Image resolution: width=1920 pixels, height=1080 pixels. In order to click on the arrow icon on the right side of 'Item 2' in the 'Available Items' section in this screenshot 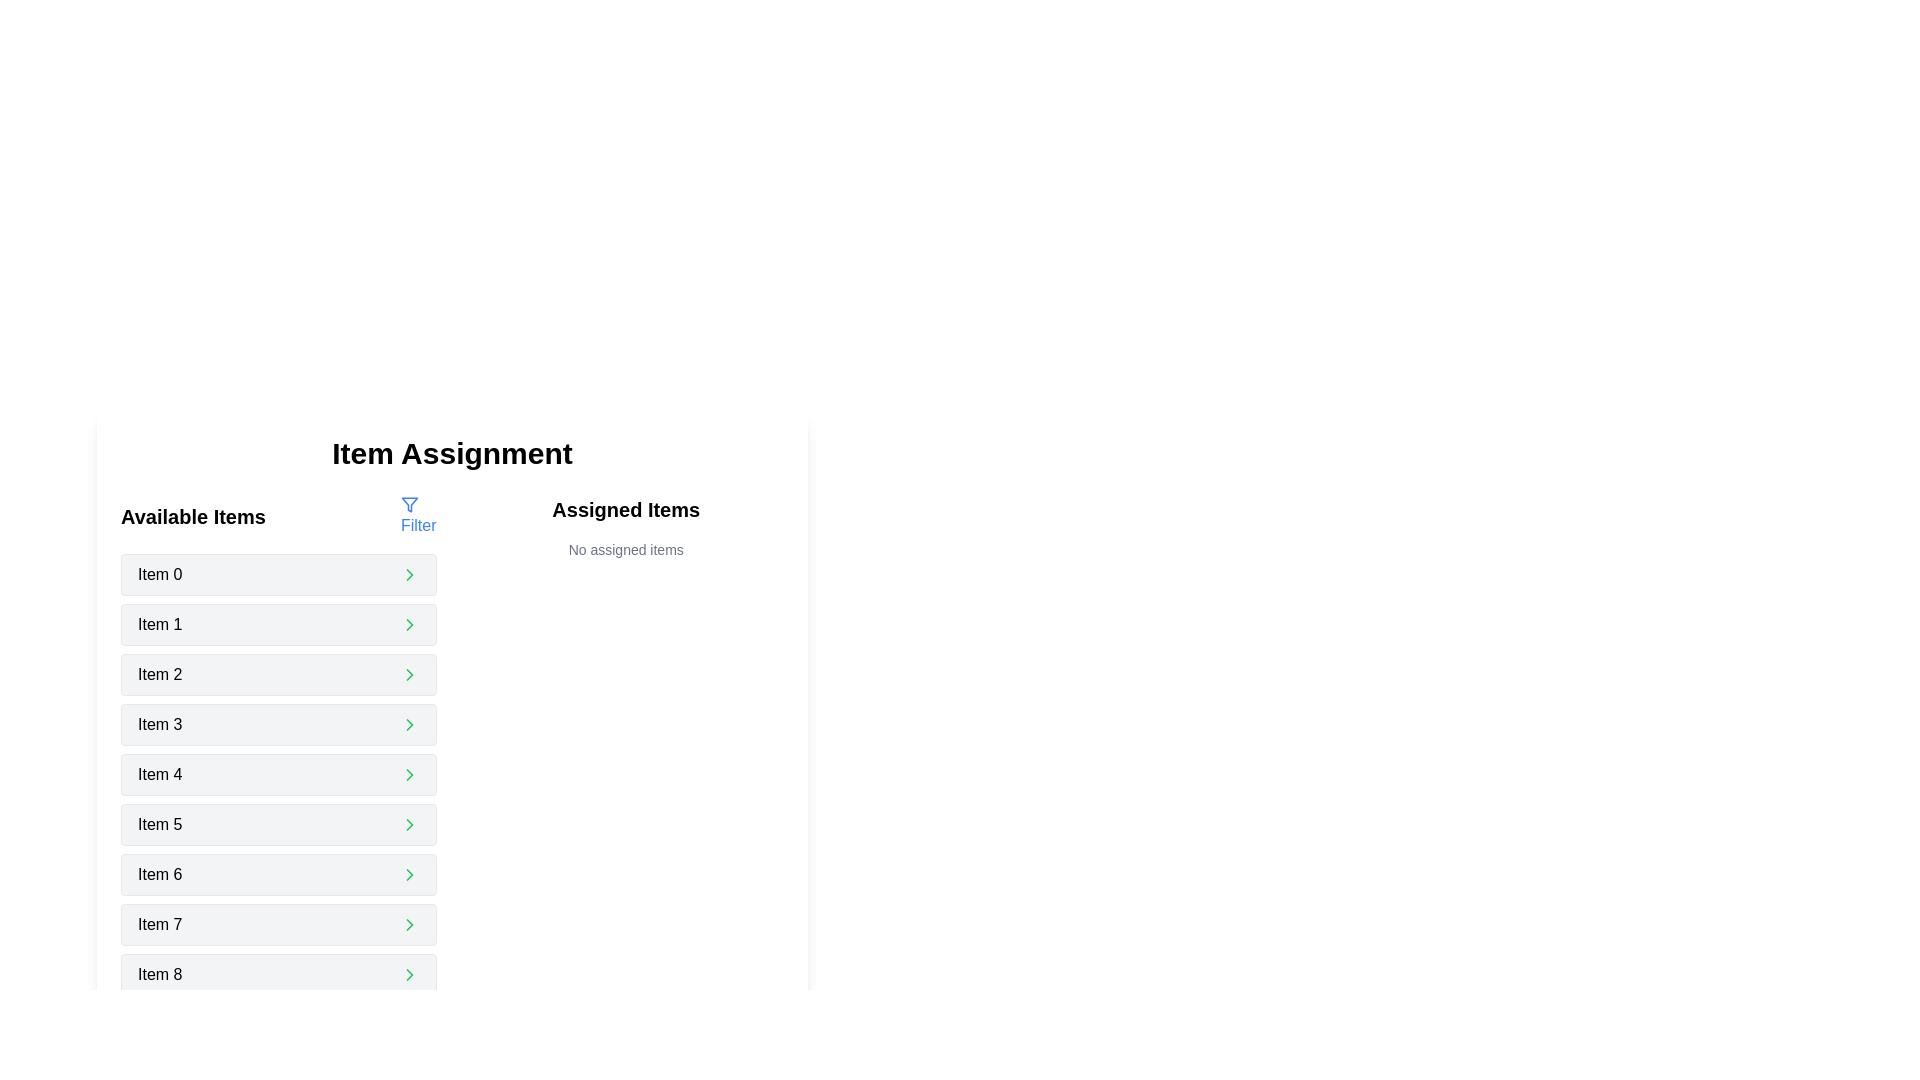, I will do `click(408, 675)`.